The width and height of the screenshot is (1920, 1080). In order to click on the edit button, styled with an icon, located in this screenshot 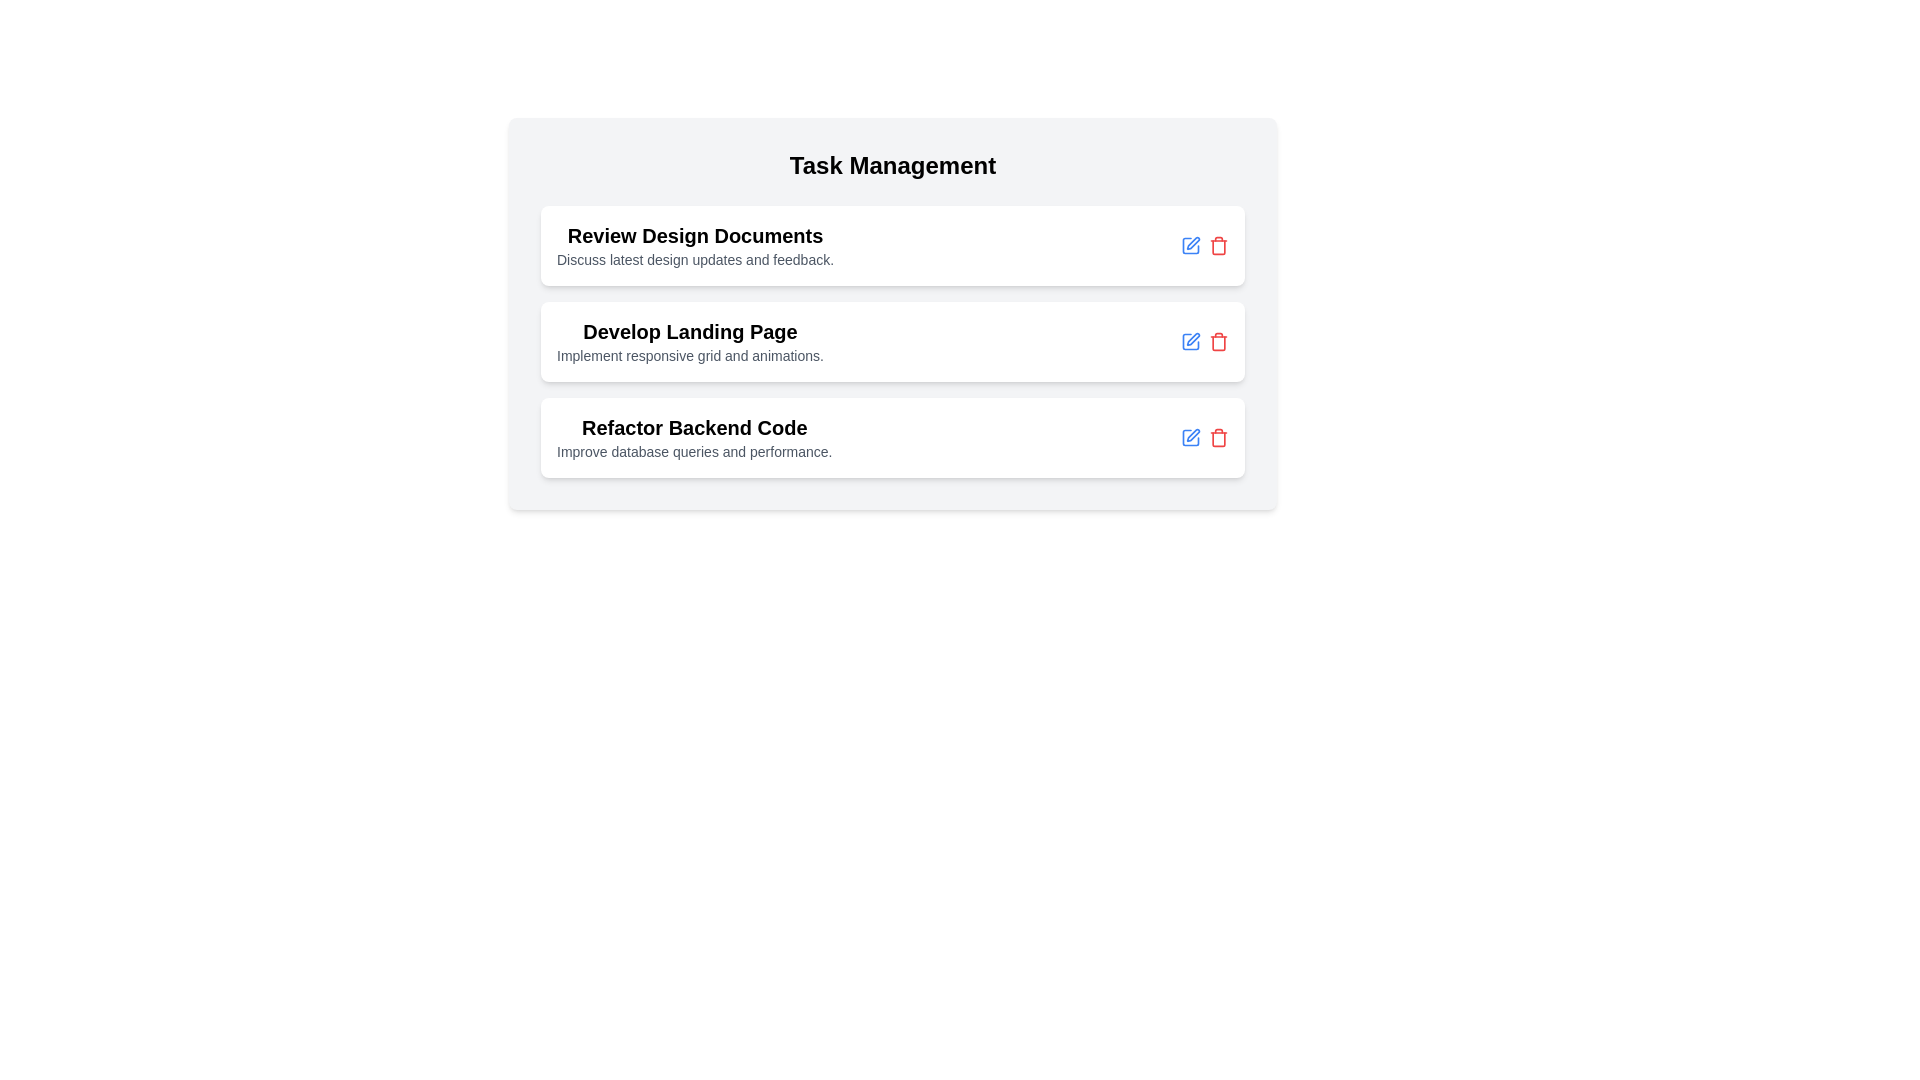, I will do `click(1190, 341)`.